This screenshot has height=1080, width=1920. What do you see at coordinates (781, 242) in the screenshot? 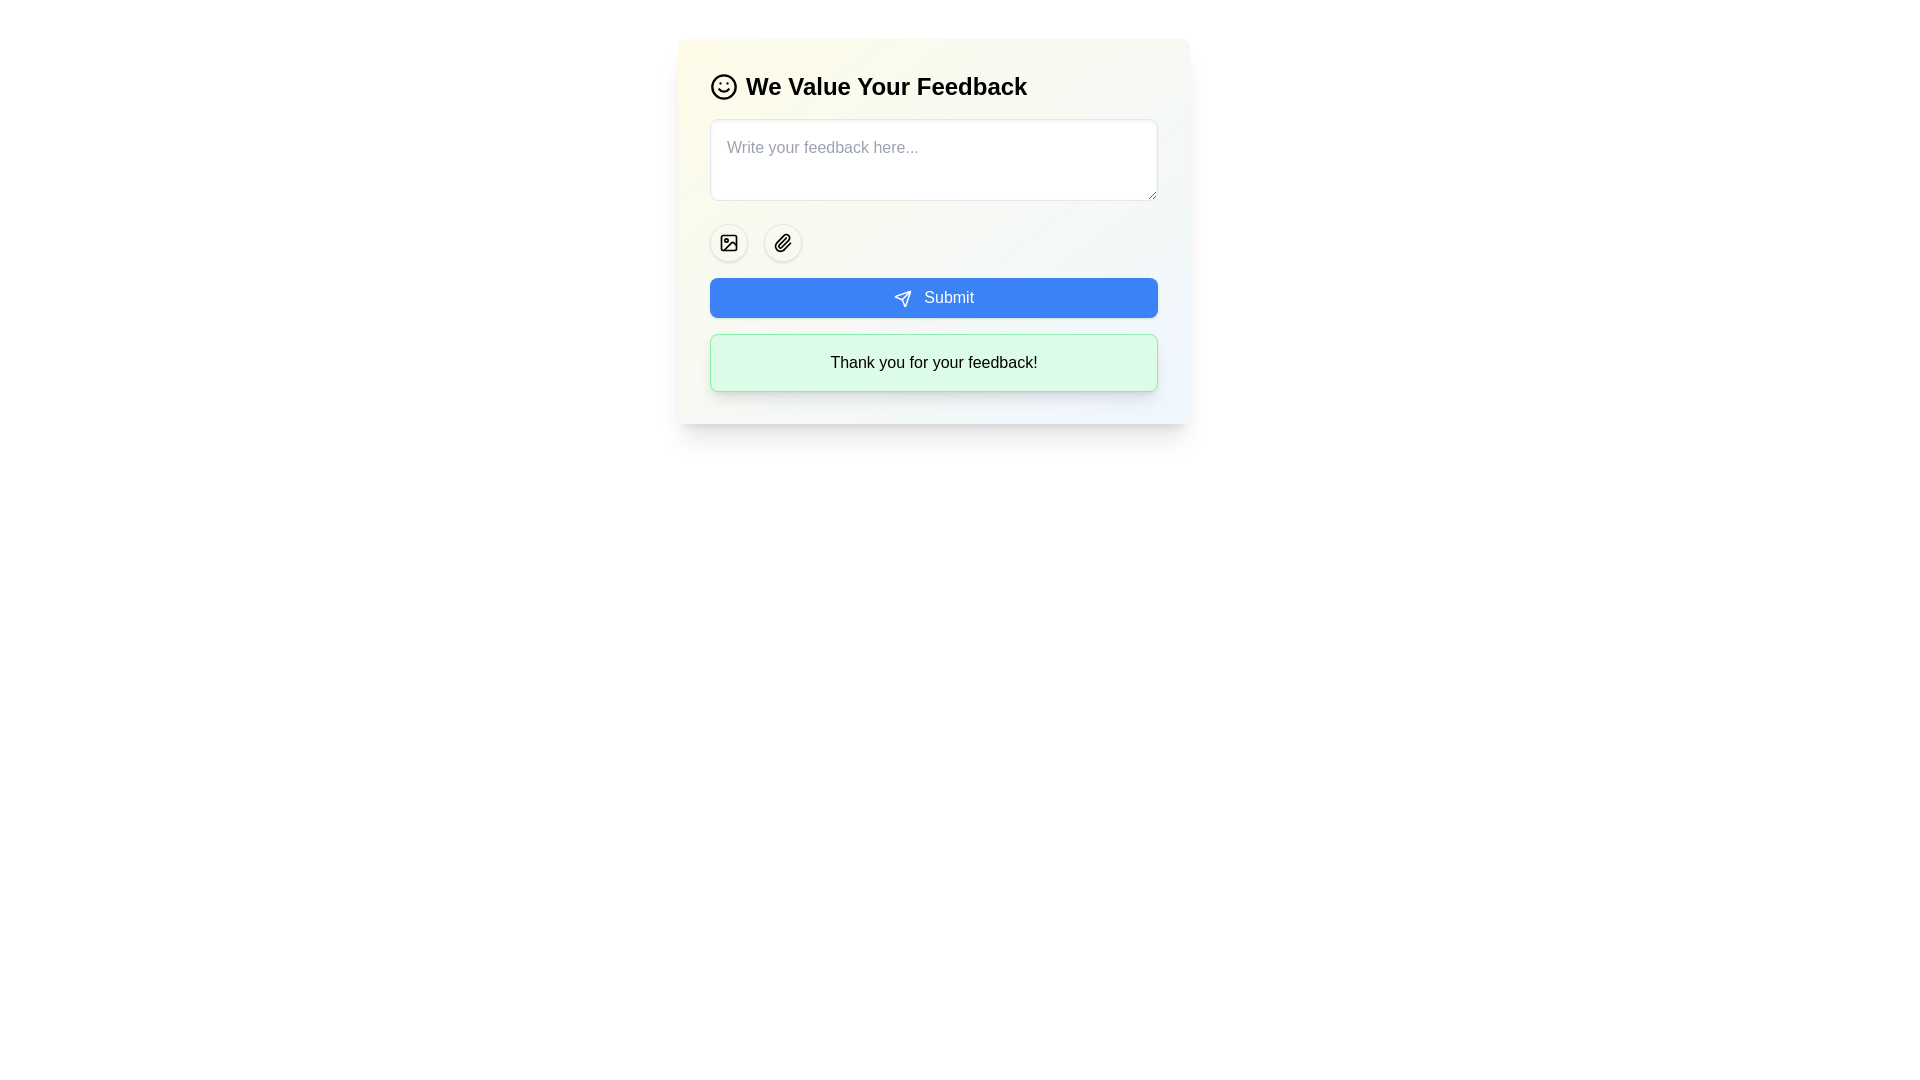
I see `the paperclip icon button located underneath the feedback text area to initiate the attachment functionality` at bounding box center [781, 242].